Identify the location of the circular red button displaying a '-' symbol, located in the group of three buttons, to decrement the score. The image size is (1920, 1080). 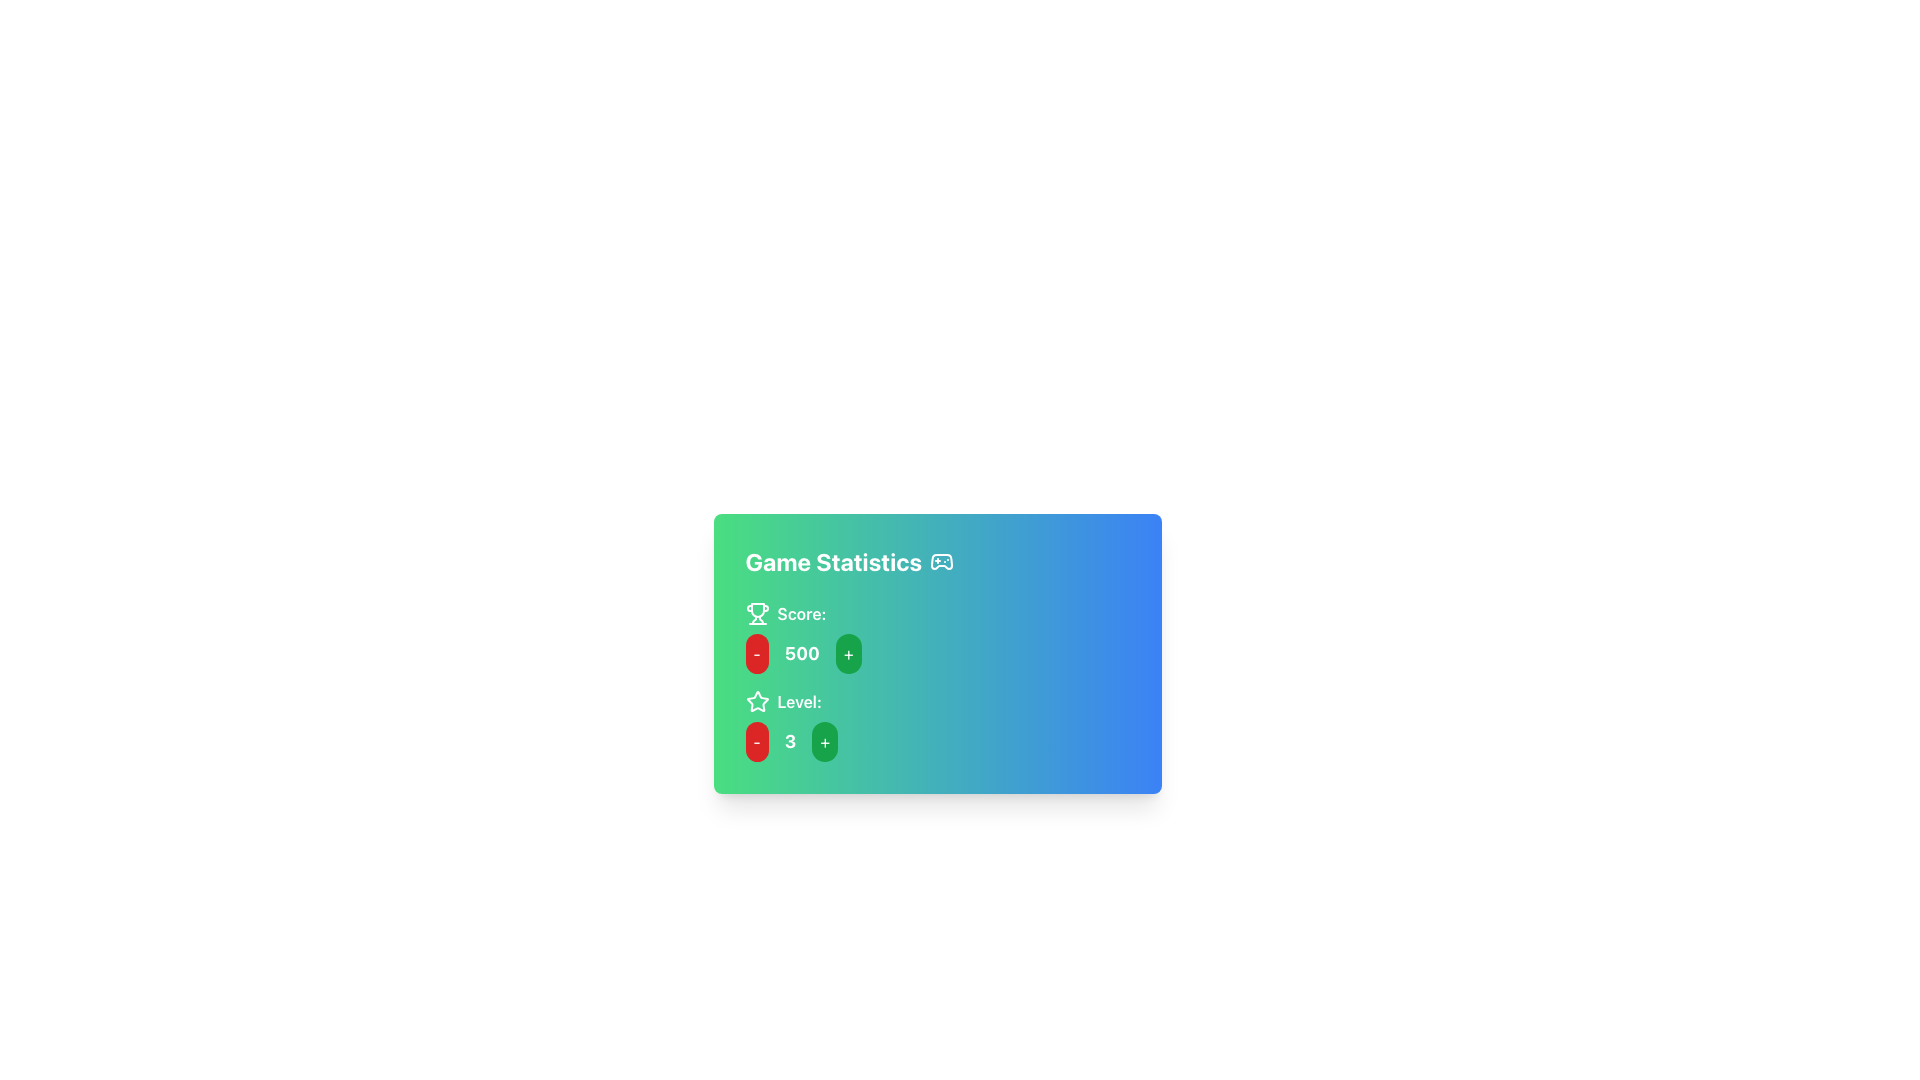
(756, 654).